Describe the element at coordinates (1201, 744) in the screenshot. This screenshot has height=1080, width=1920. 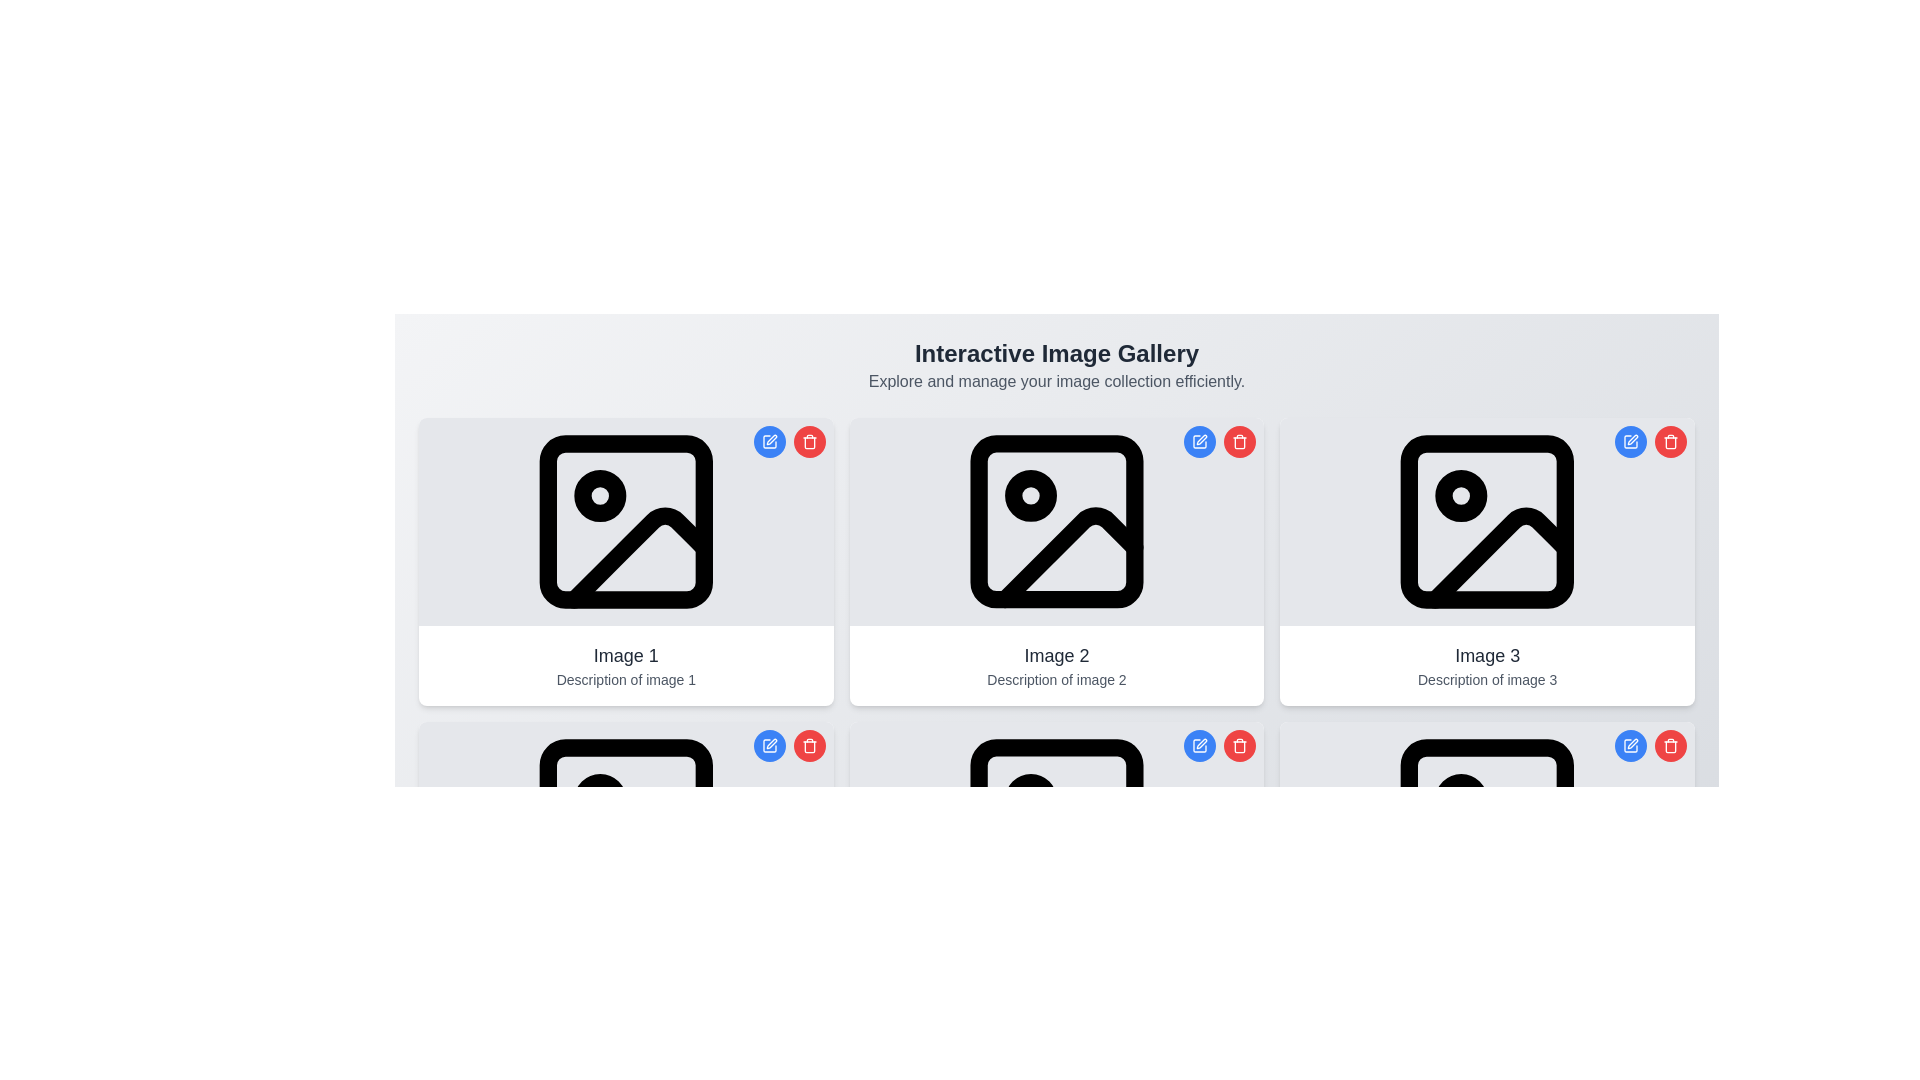
I see `the blue pencil icon in the top-right corner of 'Image 2'` at that location.